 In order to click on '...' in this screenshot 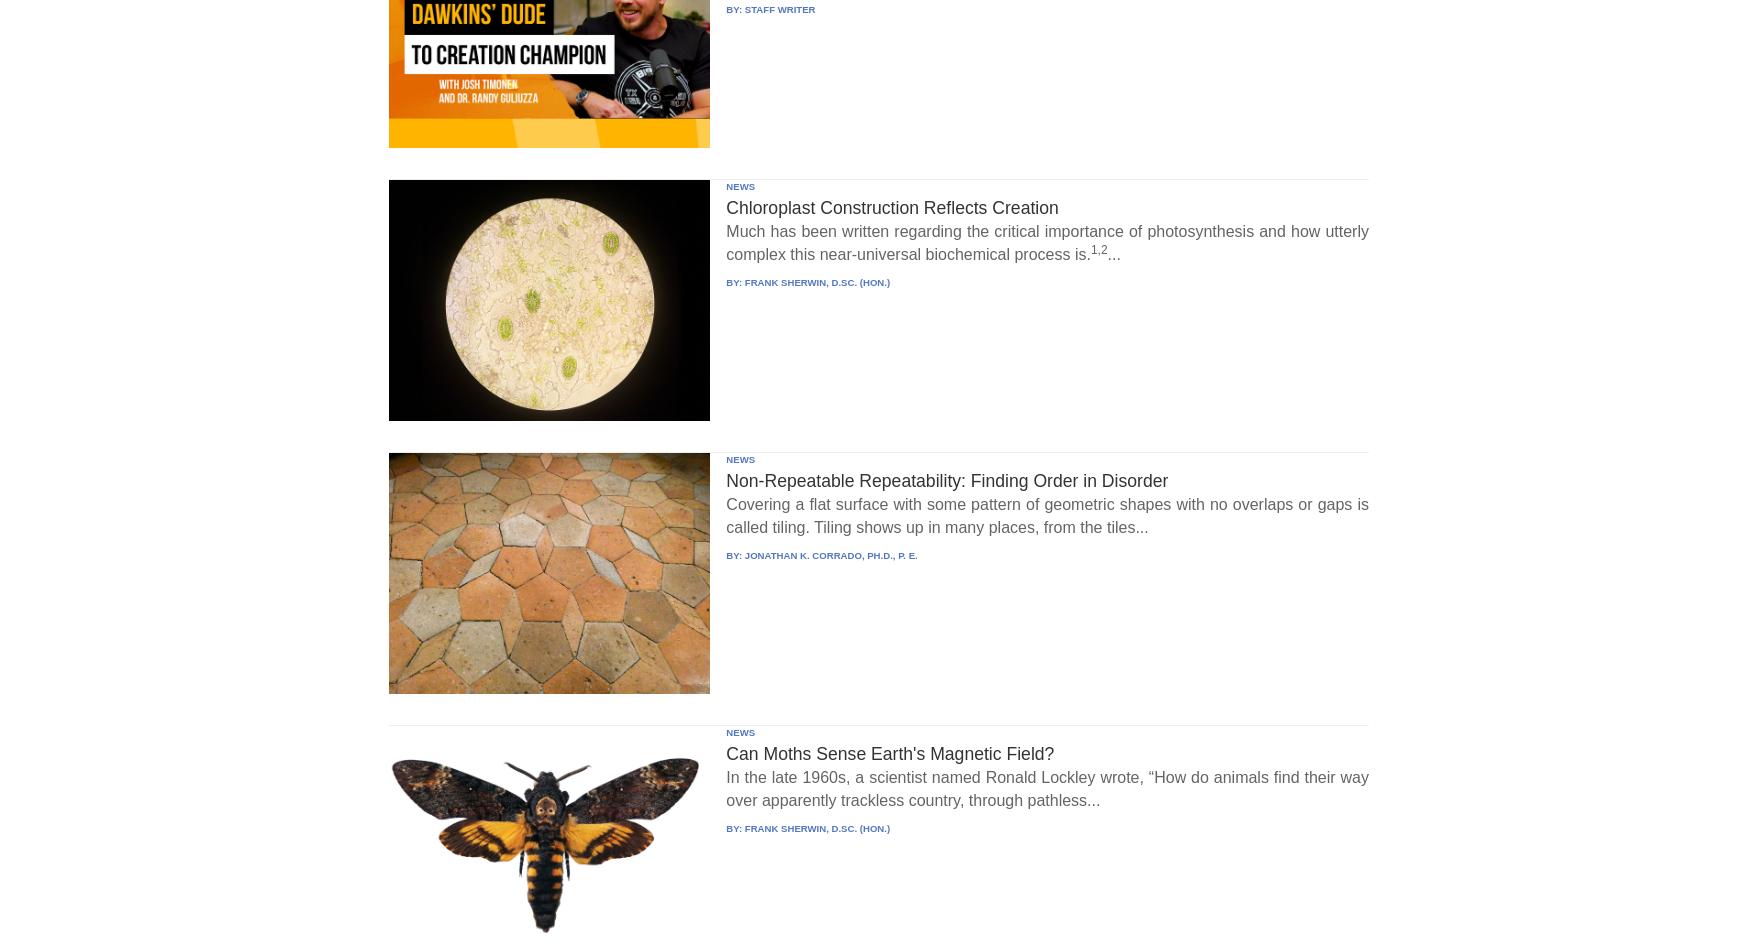, I will do `click(1112, 253)`.